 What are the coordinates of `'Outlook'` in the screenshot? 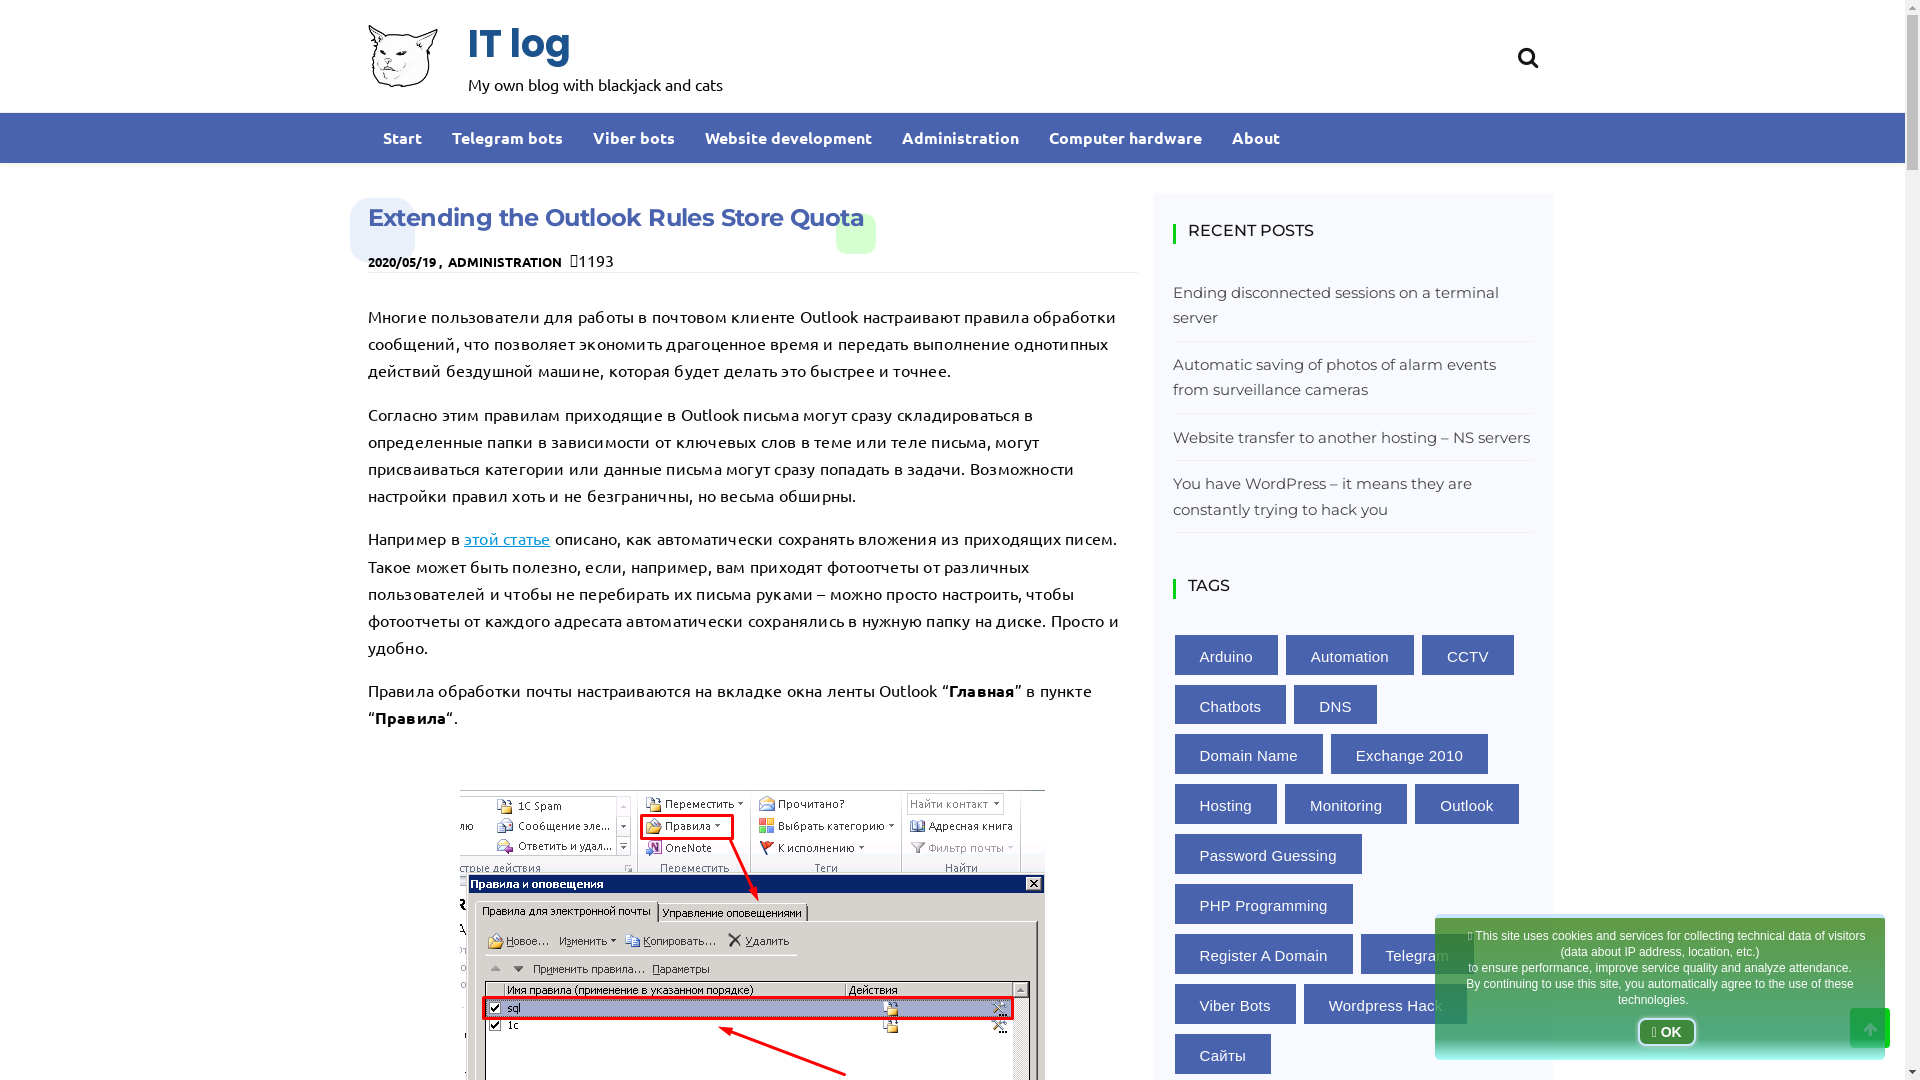 It's located at (1466, 802).